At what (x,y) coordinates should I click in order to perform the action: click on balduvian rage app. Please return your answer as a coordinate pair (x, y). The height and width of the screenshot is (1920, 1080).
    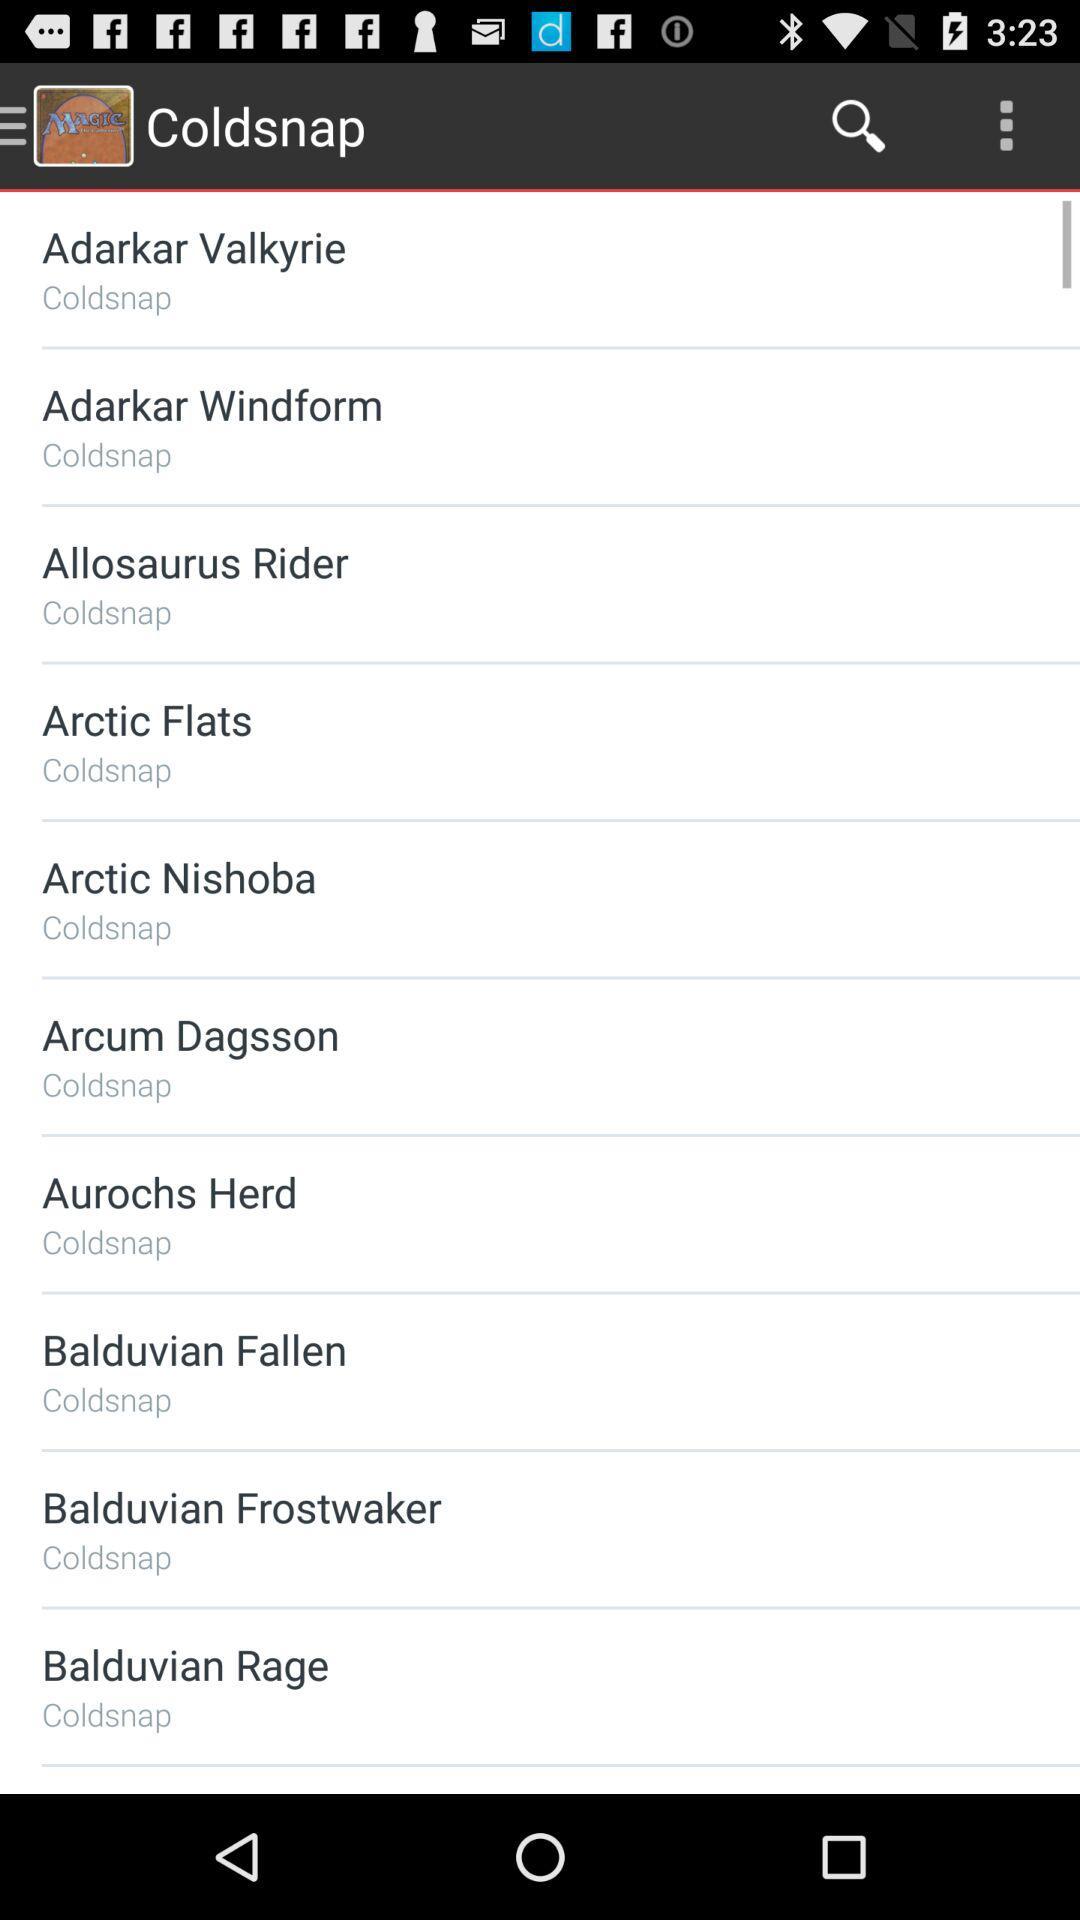
    Looking at the image, I should click on (507, 1664).